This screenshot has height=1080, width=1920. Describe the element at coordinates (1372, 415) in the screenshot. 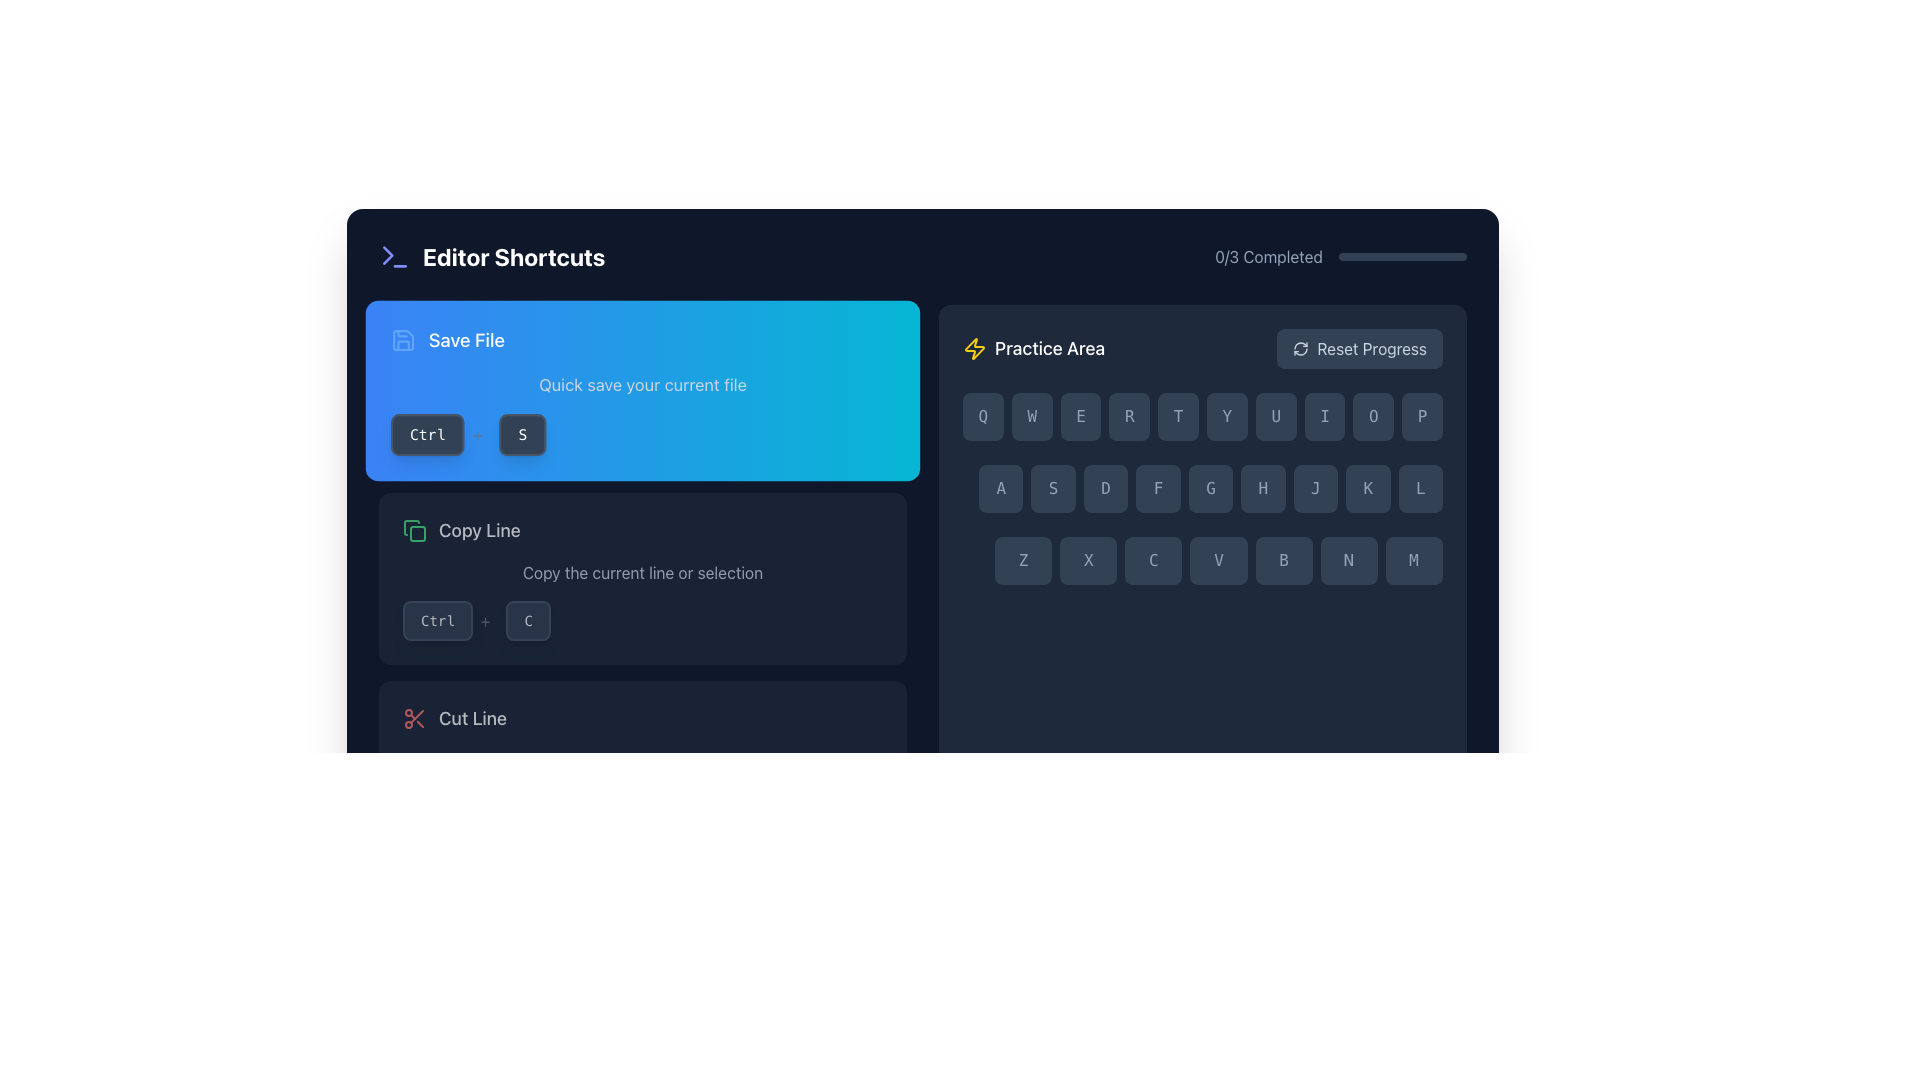

I see `the virtual keyboard key for the letter 'O', which is the ninth key in the first row, located between the 'I' and 'P' keys` at that location.